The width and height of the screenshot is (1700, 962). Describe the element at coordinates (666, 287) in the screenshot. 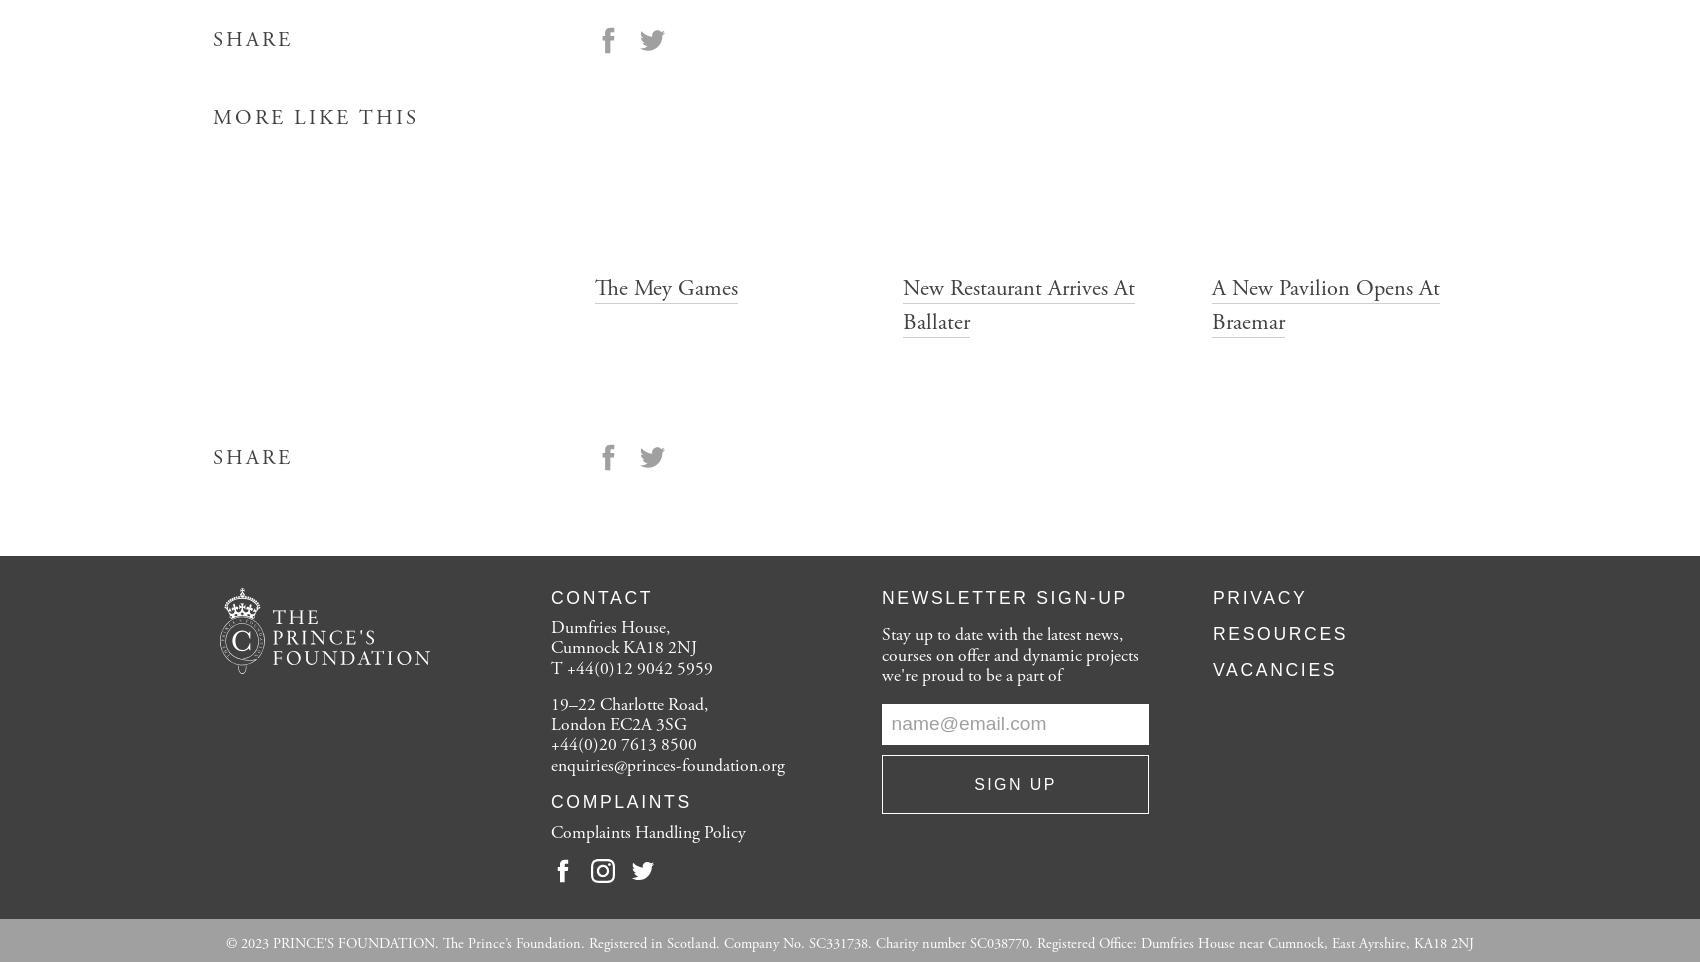

I see `'The Mey Games'` at that location.